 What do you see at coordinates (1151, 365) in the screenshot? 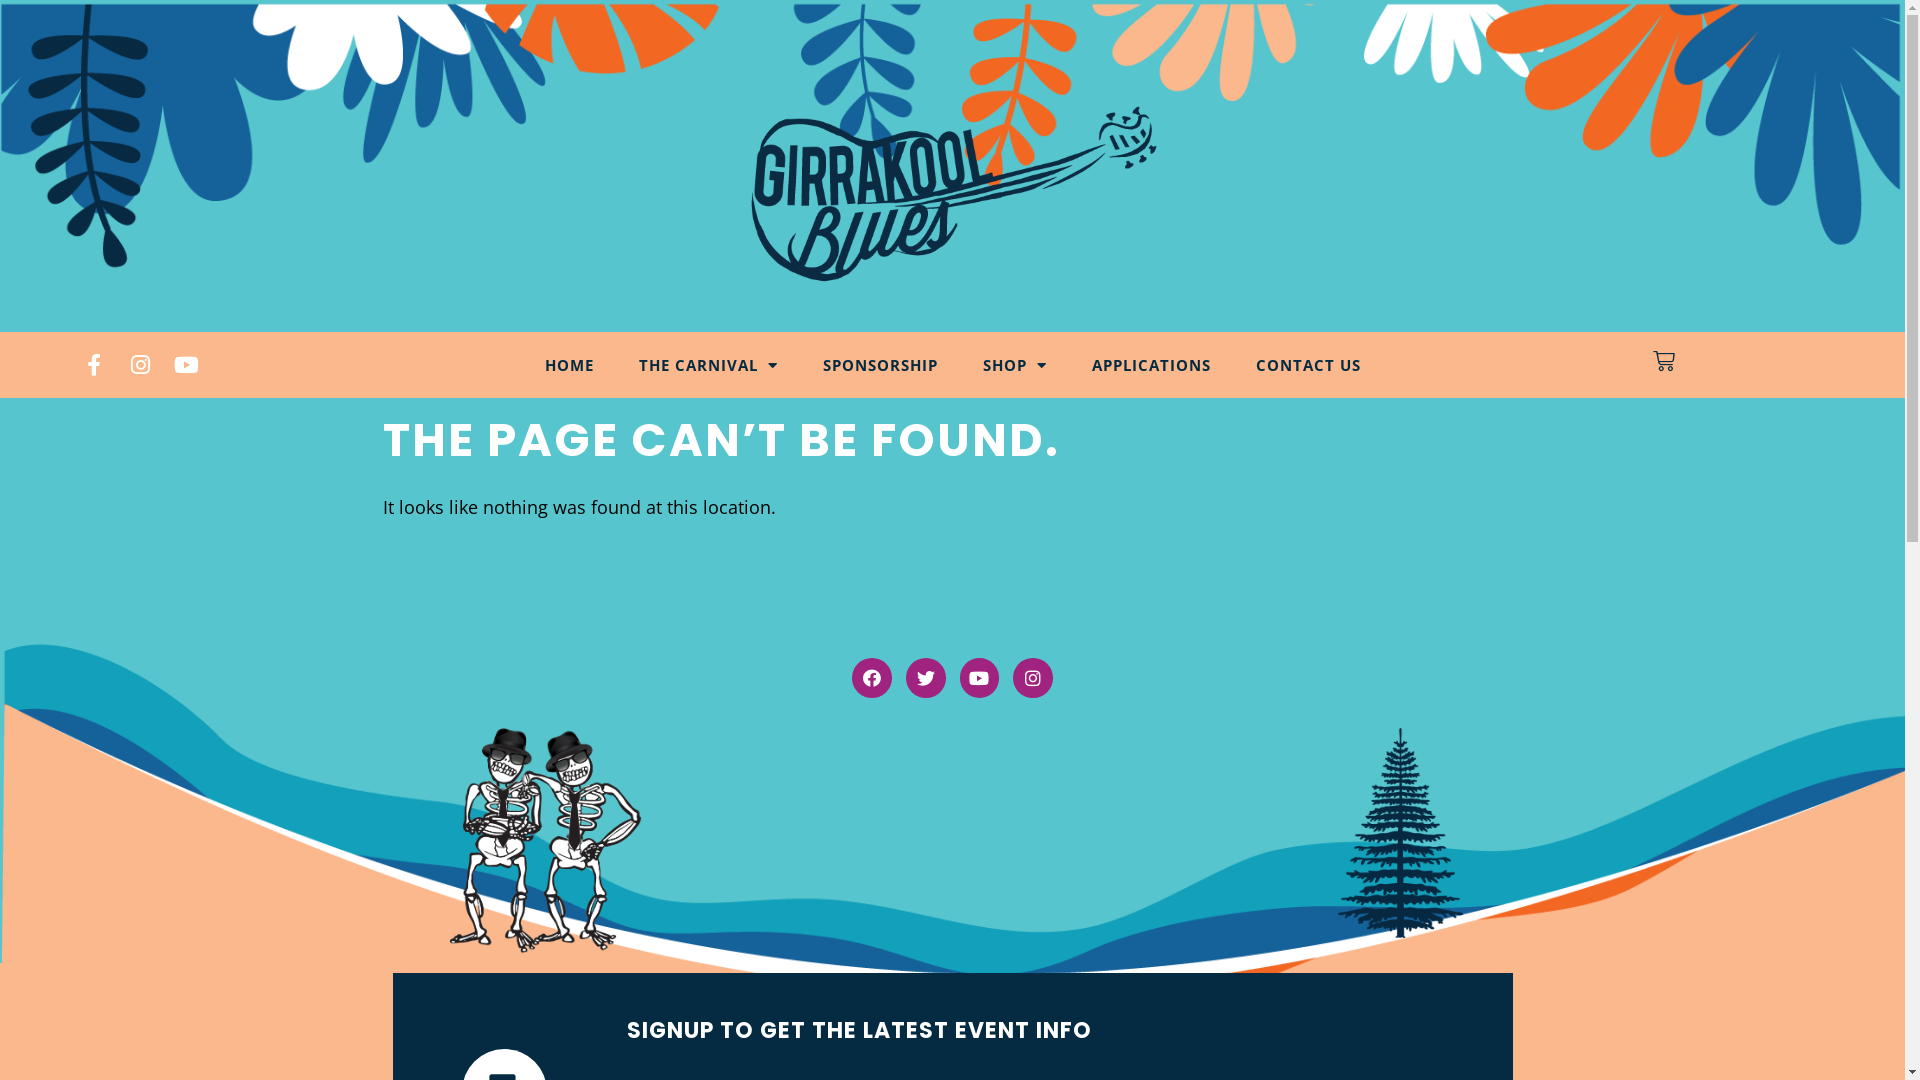
I see `'APPLICATIONS'` at bounding box center [1151, 365].